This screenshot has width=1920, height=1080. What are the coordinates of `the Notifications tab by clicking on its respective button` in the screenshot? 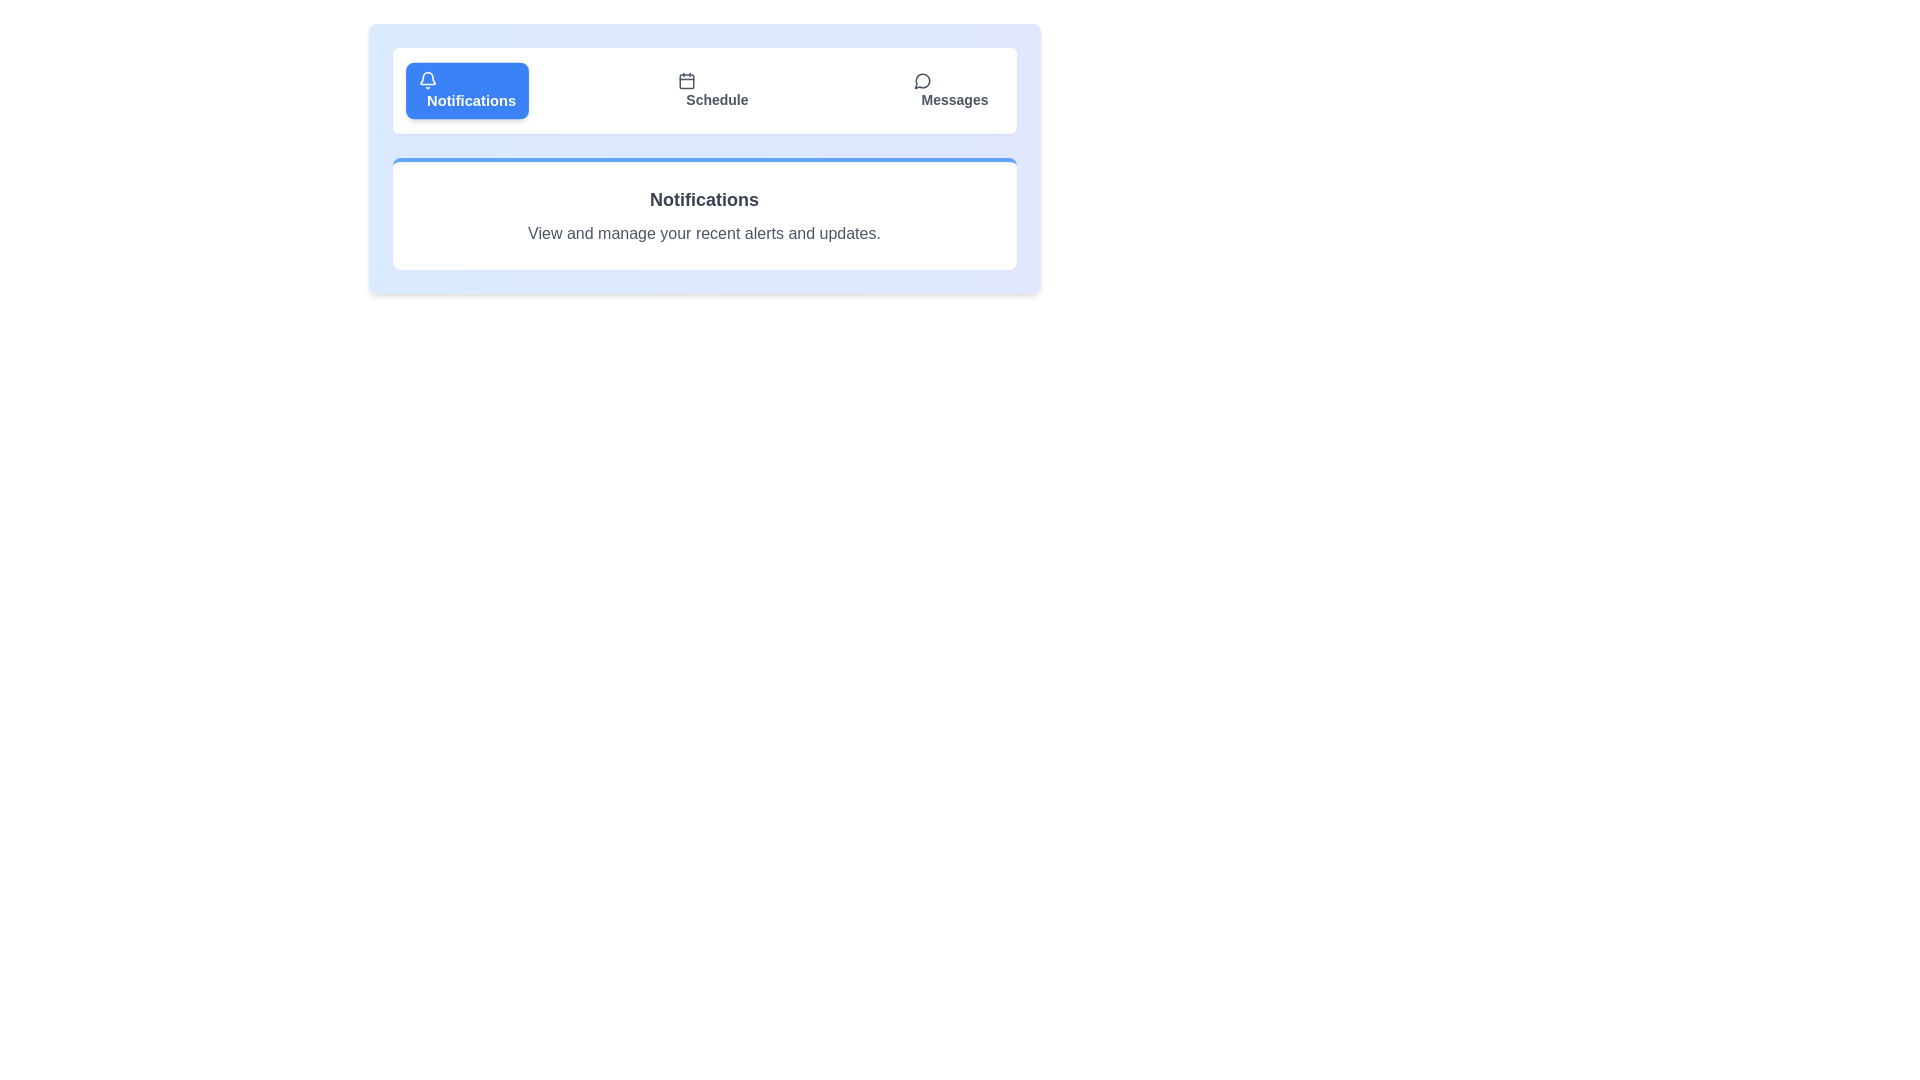 It's located at (465, 91).